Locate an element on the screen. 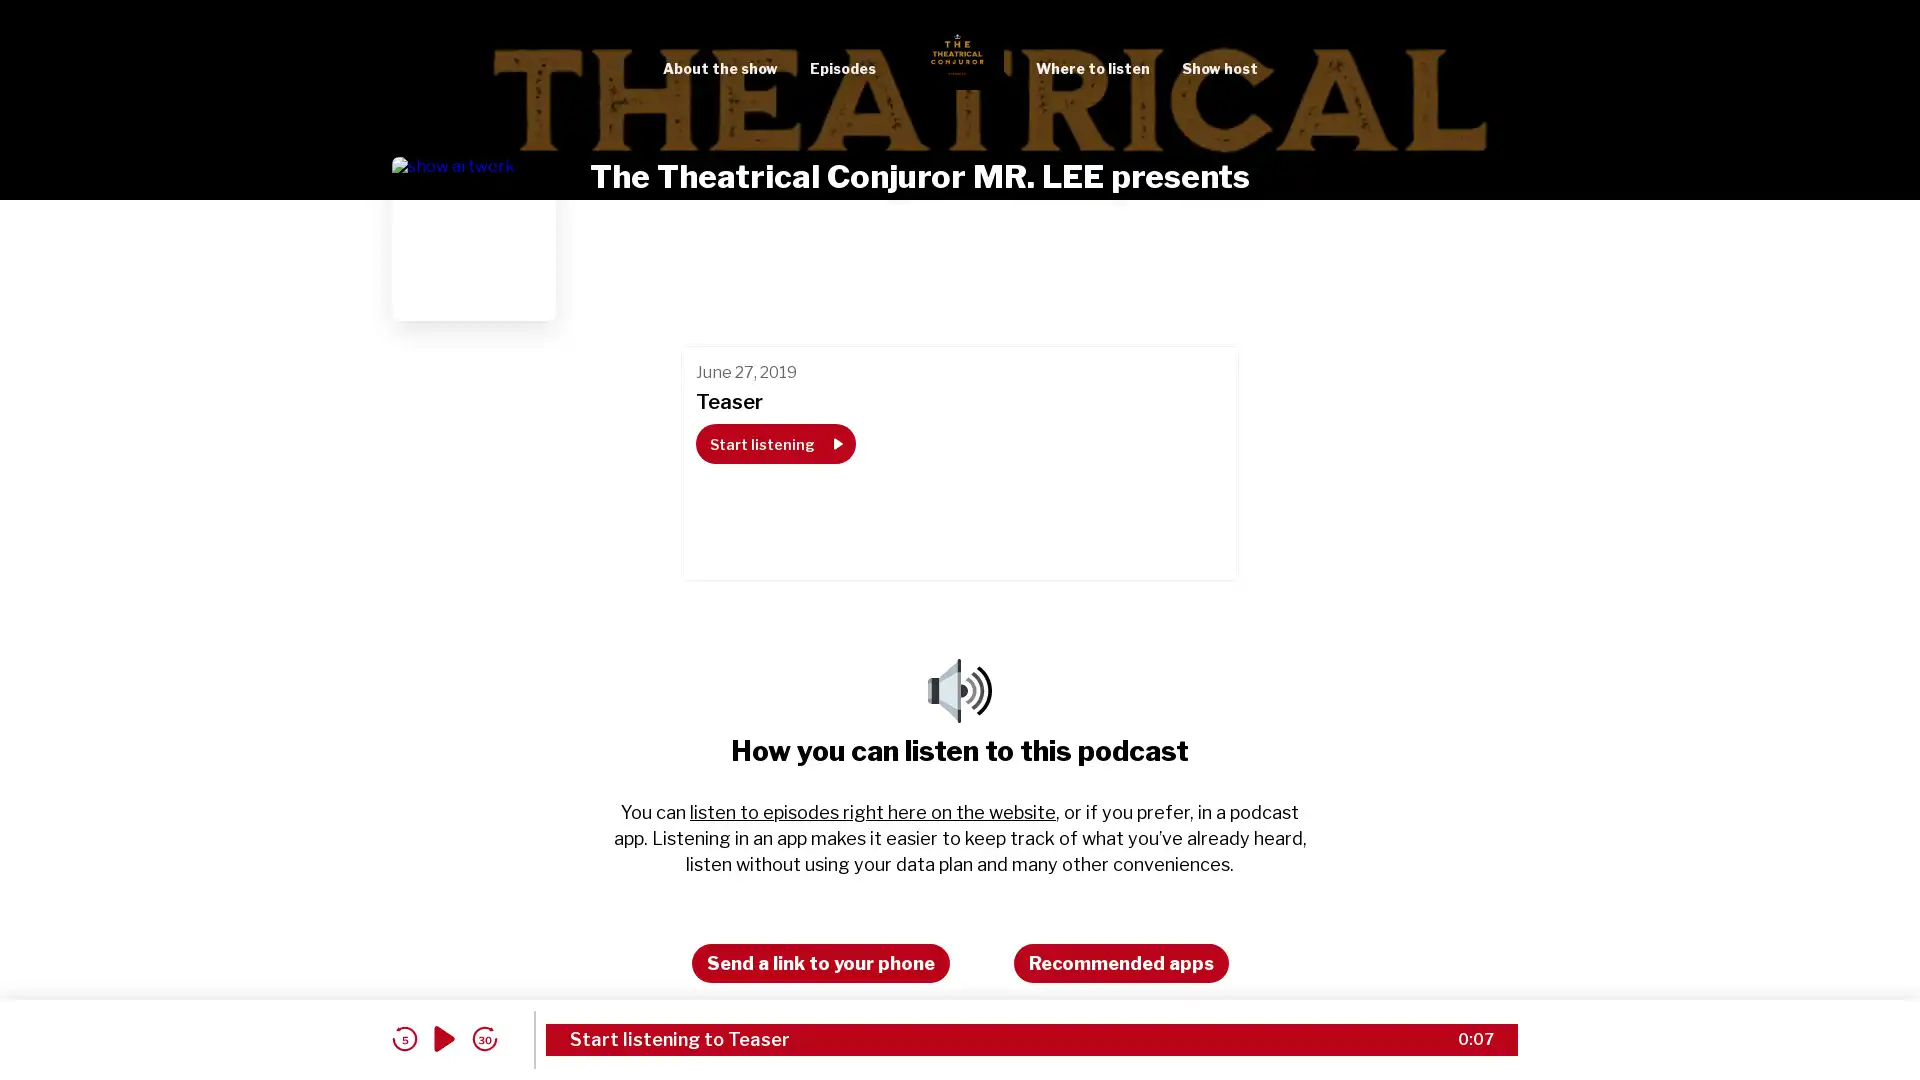 The image size is (1920, 1080). Send a link to your phone is located at coordinates (820, 962).